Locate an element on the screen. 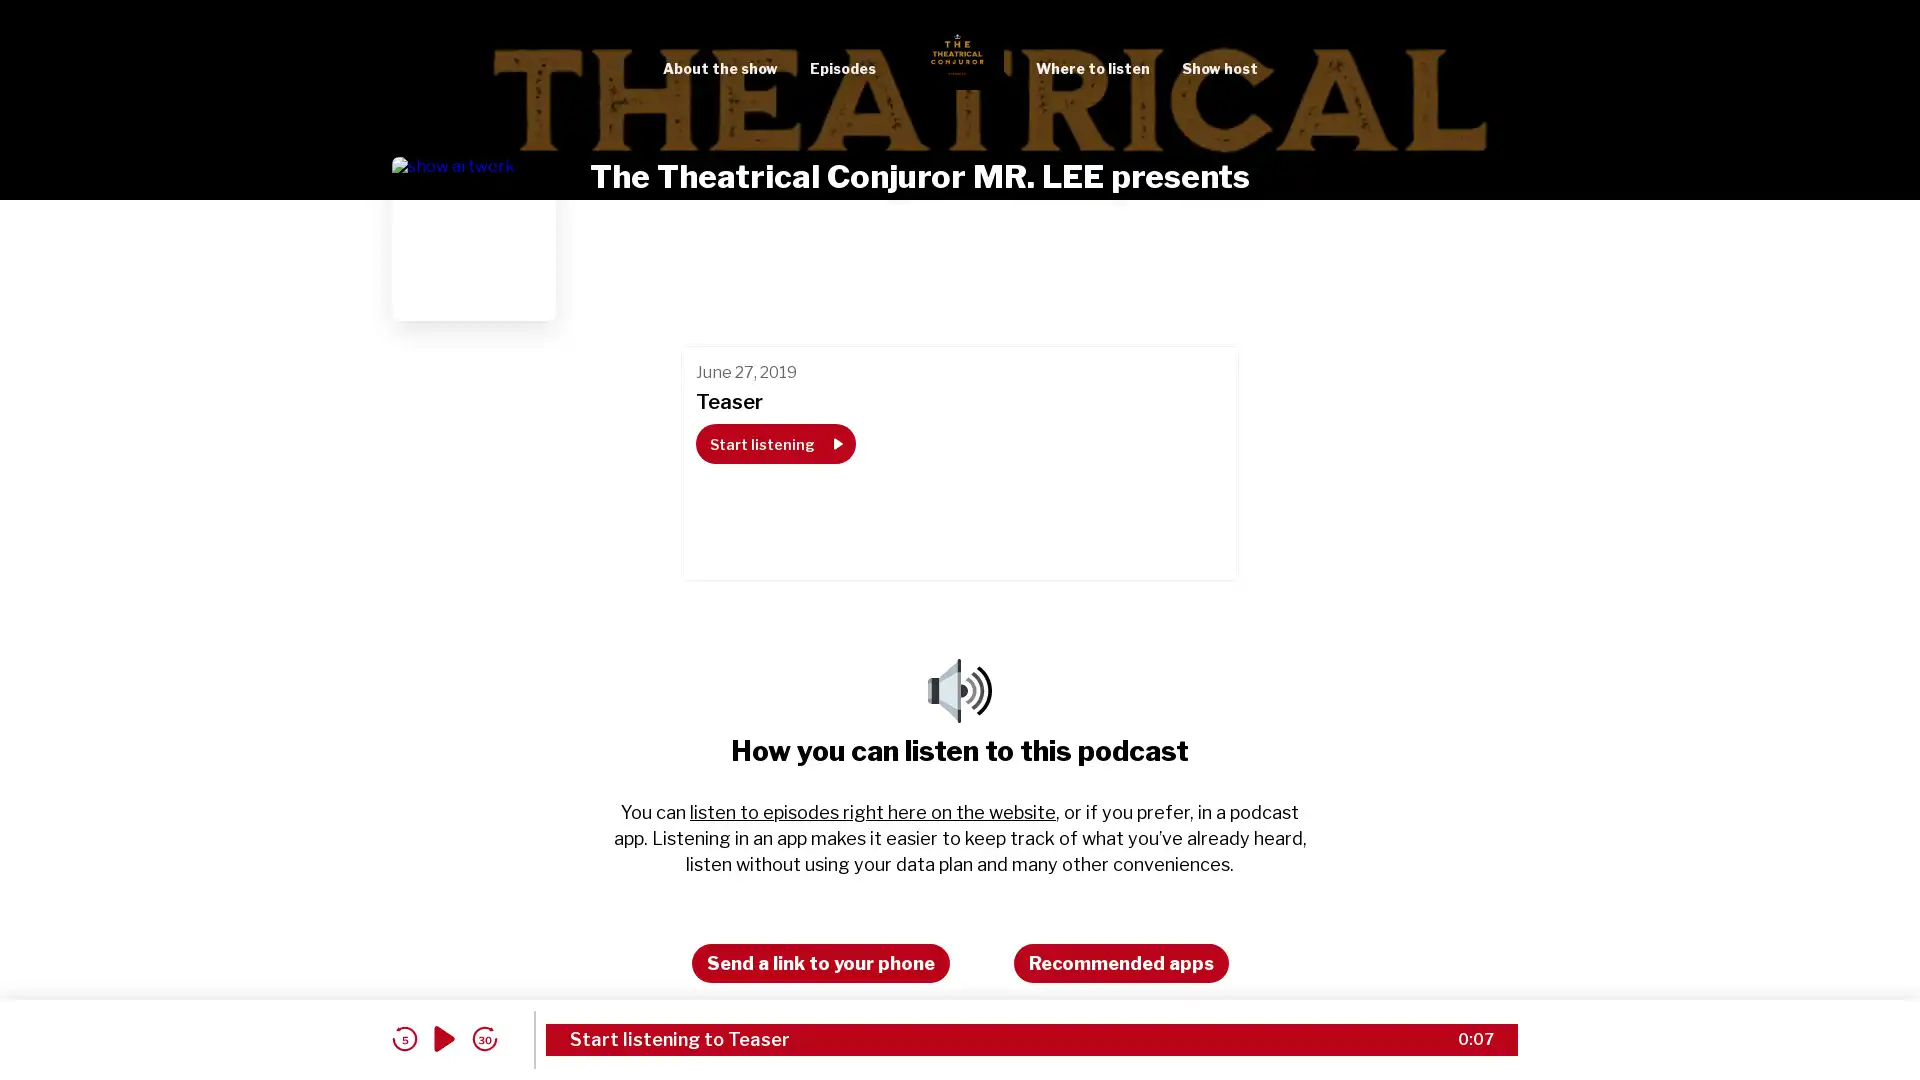 The image size is (1920, 1080). Send a link to your phone is located at coordinates (820, 962).